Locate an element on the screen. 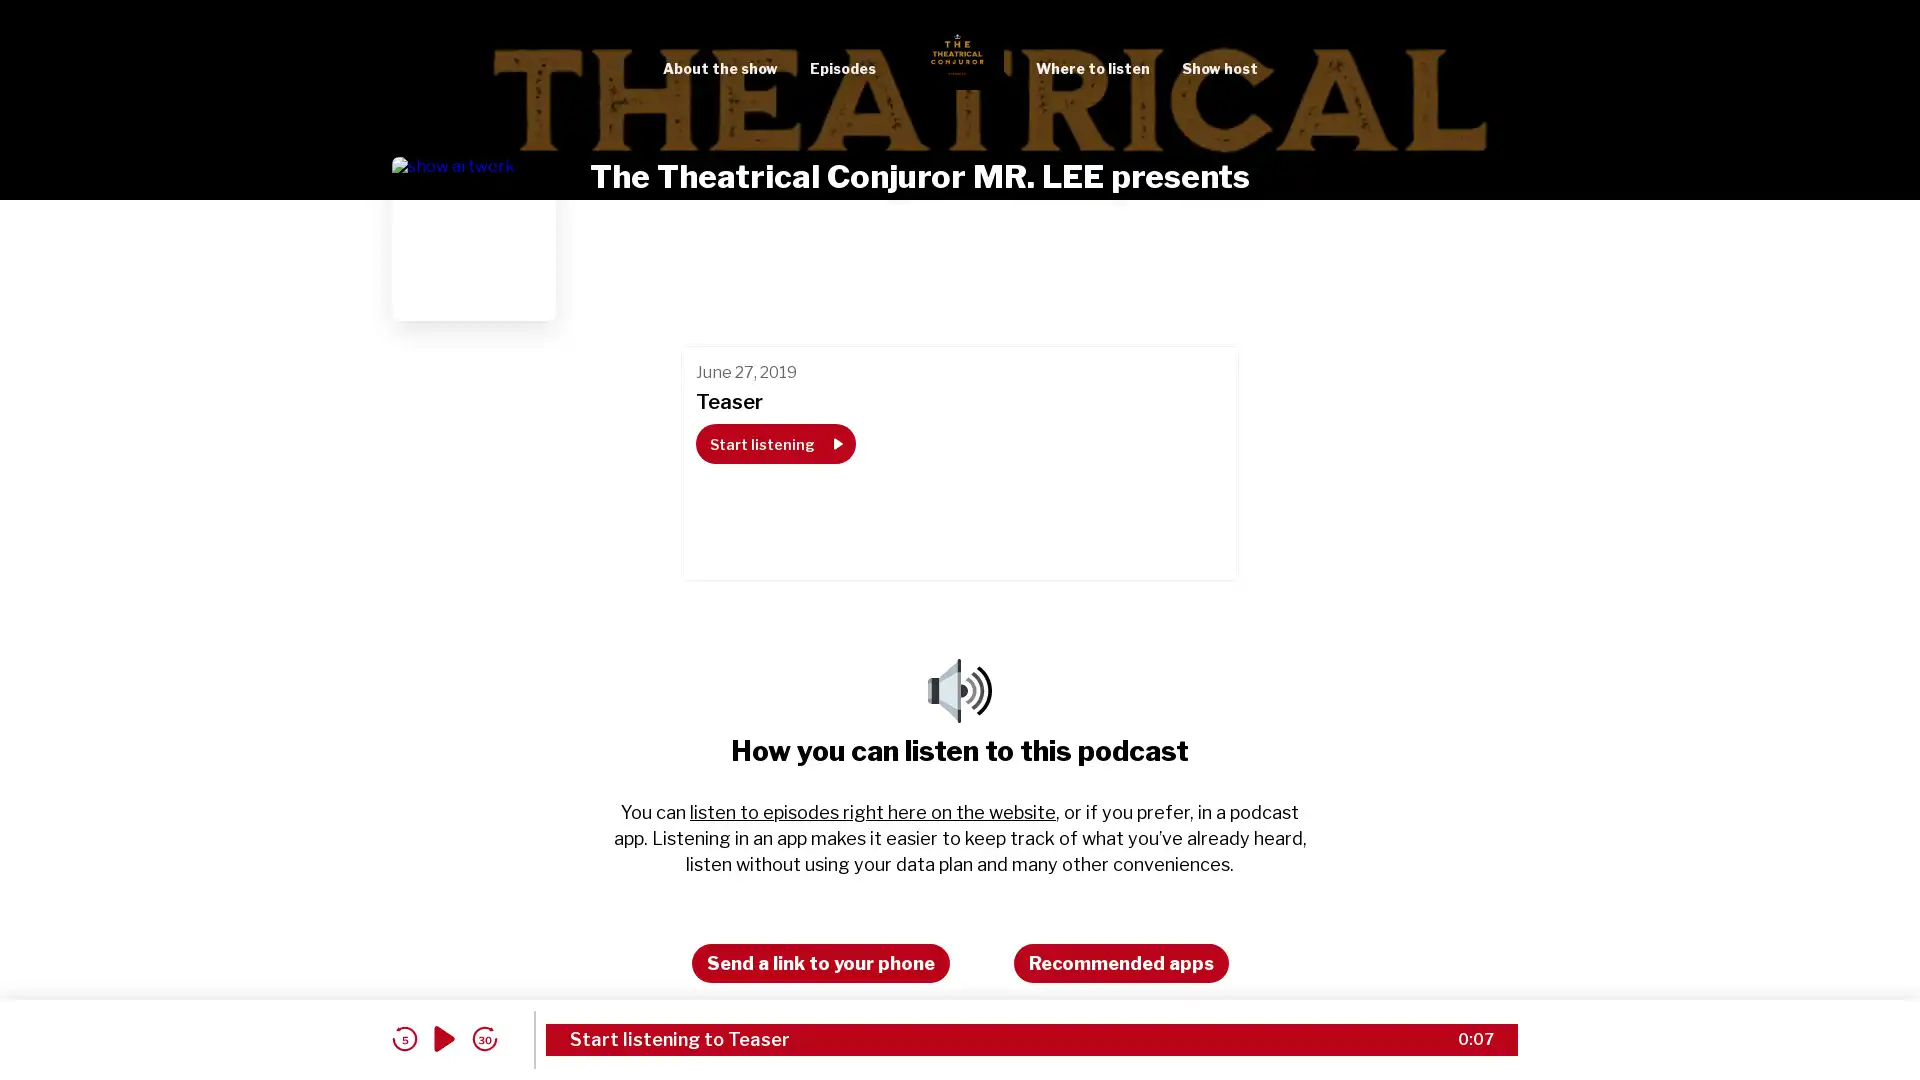 The image size is (1920, 1080). Send a link to your phone is located at coordinates (820, 962).